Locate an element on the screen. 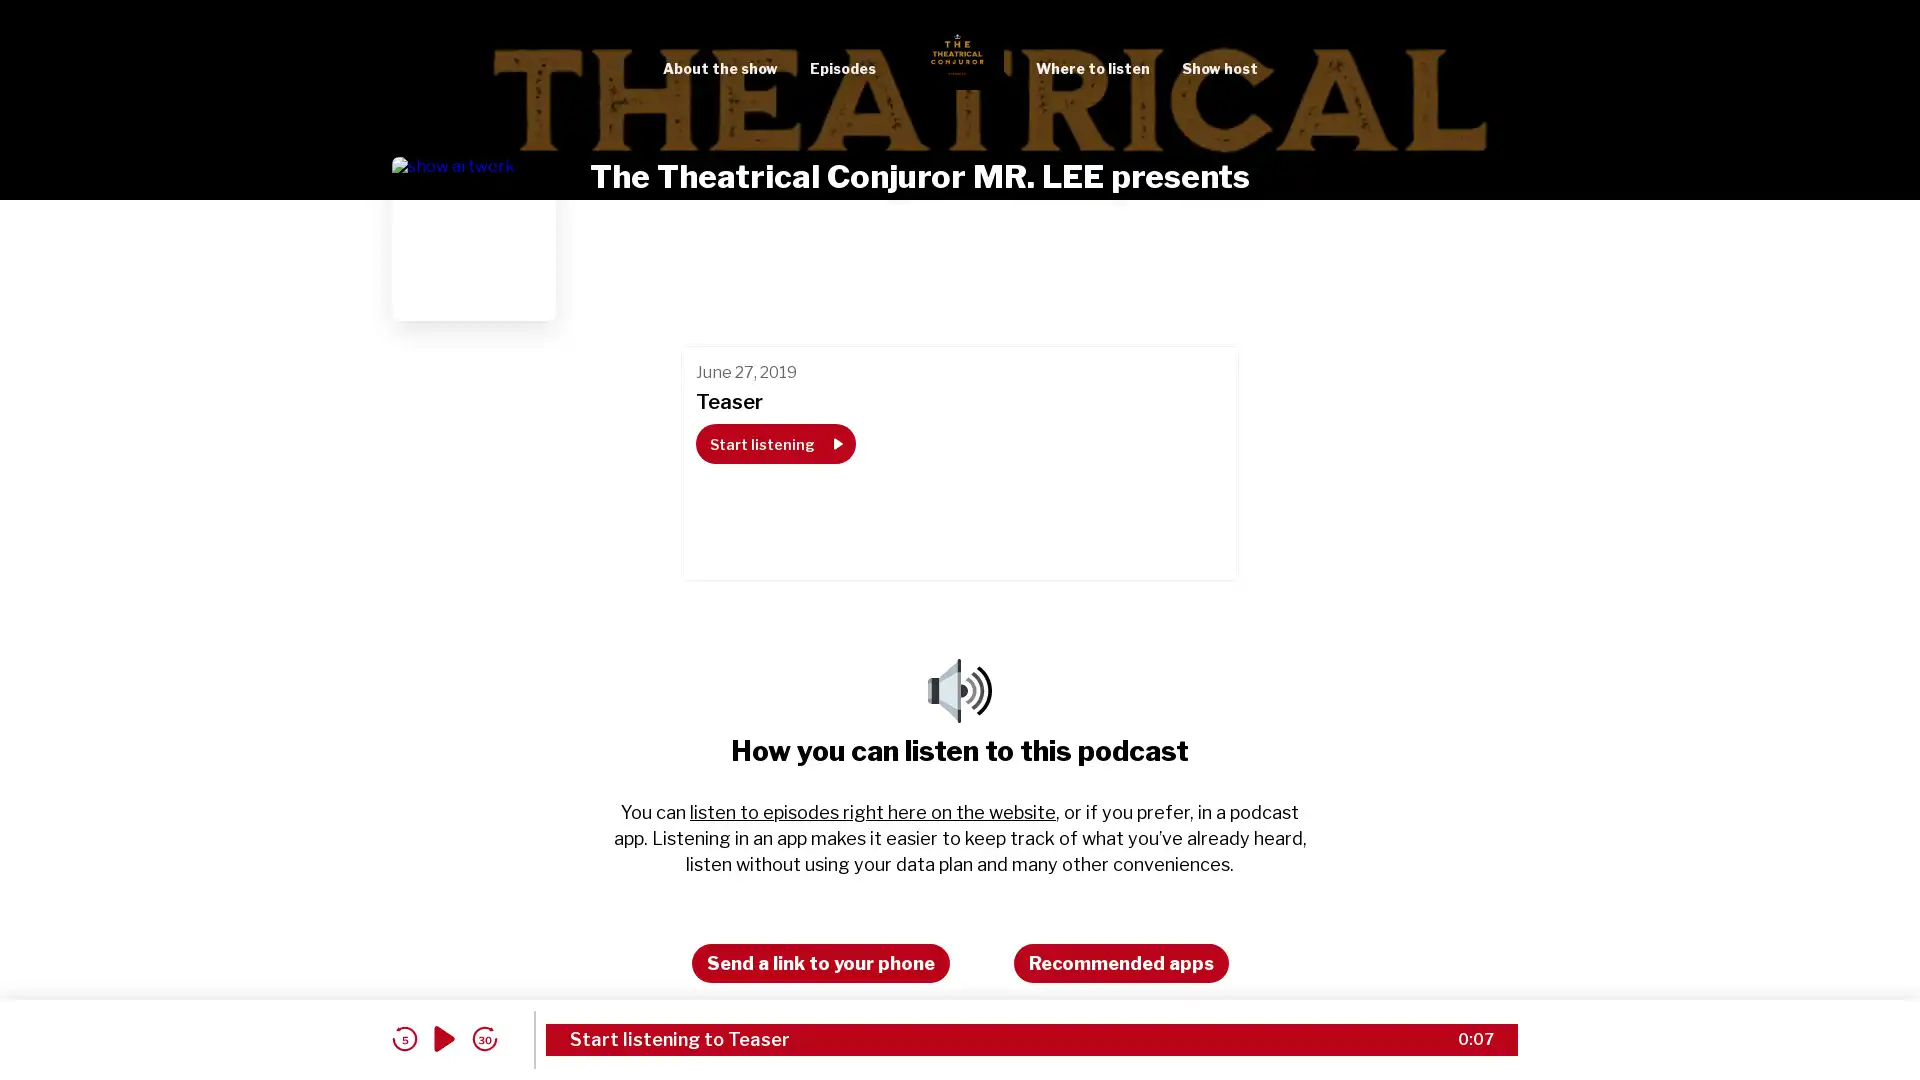 The image size is (1920, 1080). Send a link to your phone is located at coordinates (820, 962).